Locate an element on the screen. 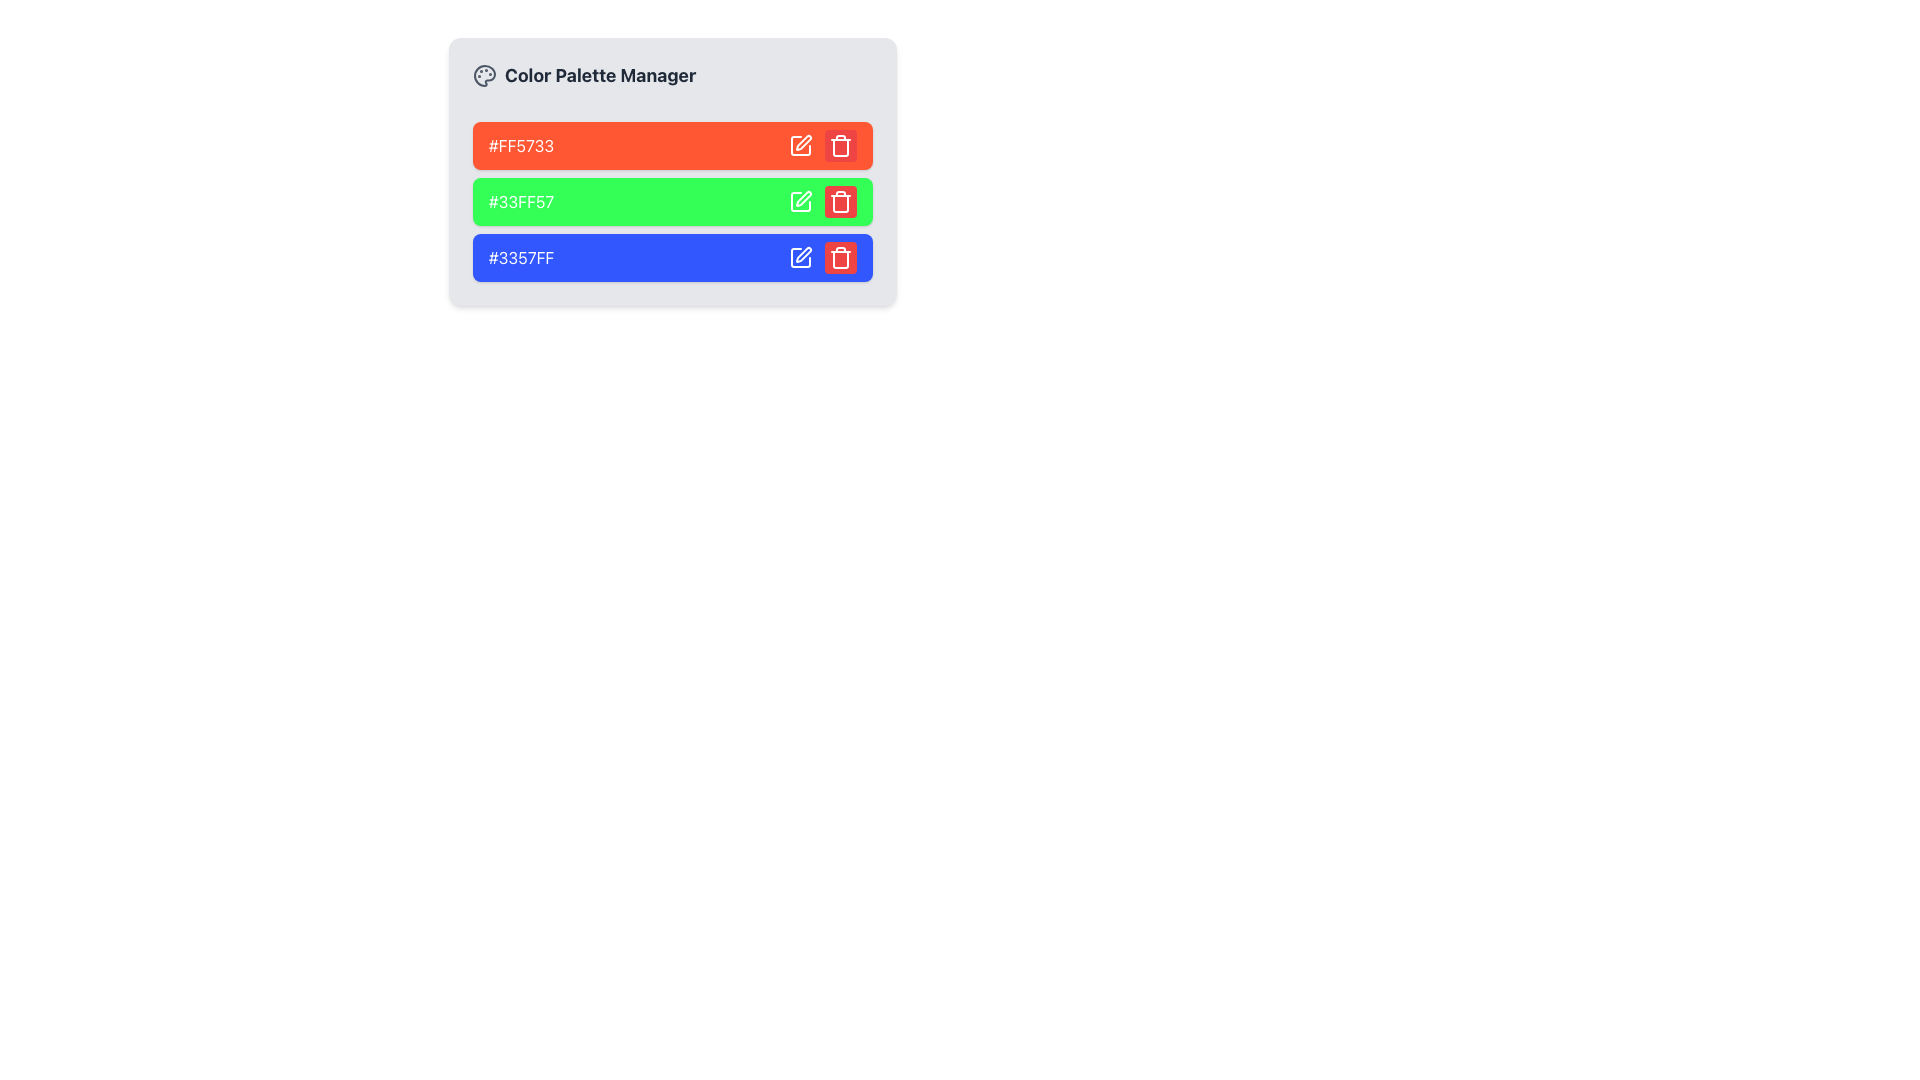 The image size is (1920, 1080). the leftmost icon is located at coordinates (801, 145).